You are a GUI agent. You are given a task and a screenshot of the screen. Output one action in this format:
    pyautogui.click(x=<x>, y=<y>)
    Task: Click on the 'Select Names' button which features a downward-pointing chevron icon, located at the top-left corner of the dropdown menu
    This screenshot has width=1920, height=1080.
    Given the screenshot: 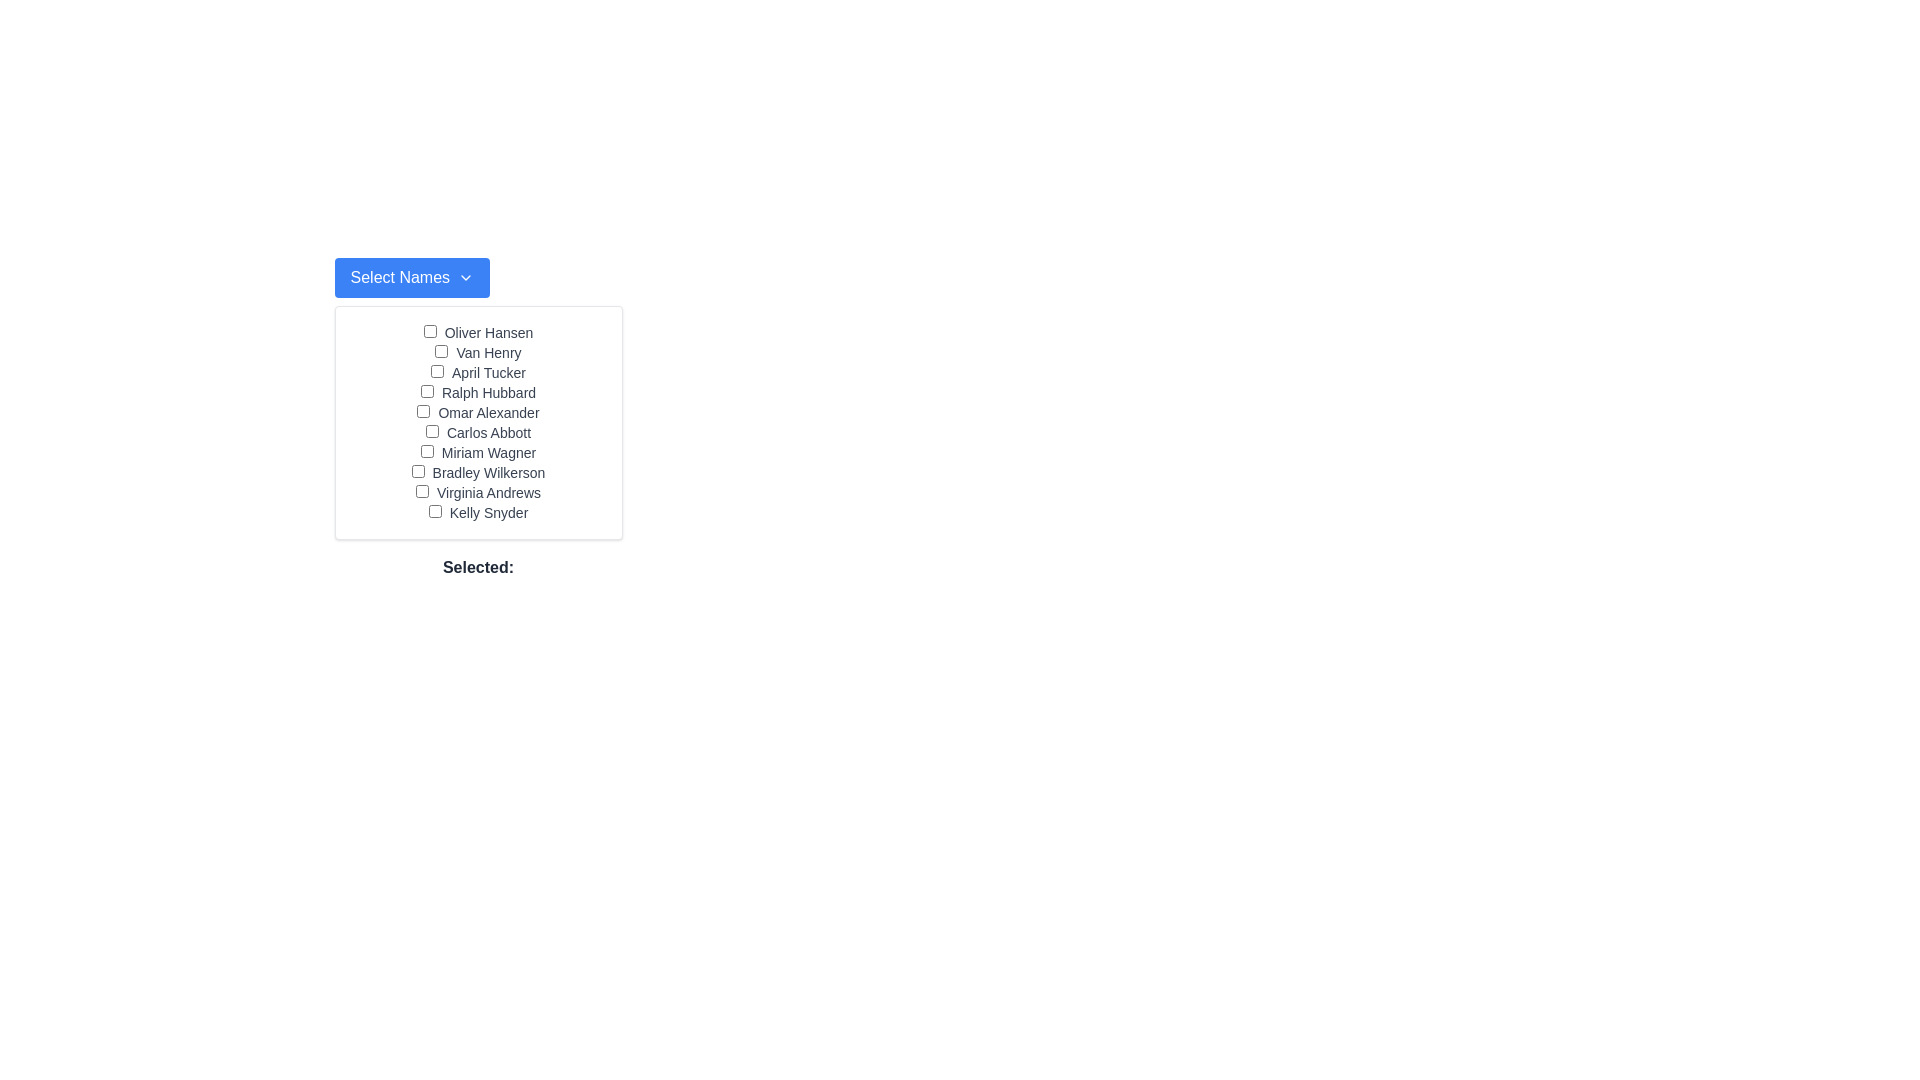 What is the action you would take?
    pyautogui.click(x=465, y=277)
    